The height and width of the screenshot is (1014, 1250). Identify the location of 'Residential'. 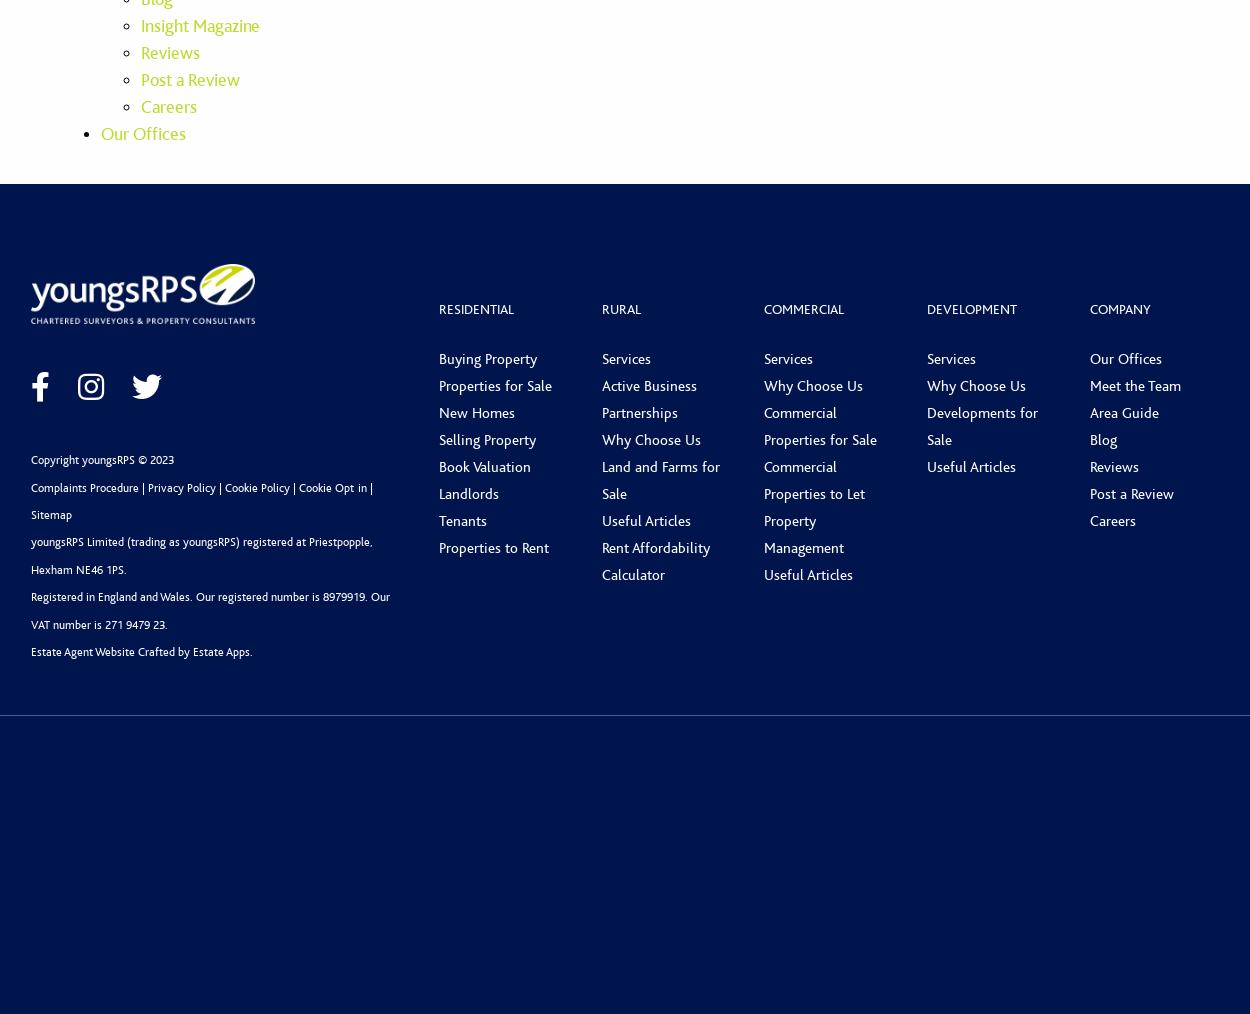
(475, 308).